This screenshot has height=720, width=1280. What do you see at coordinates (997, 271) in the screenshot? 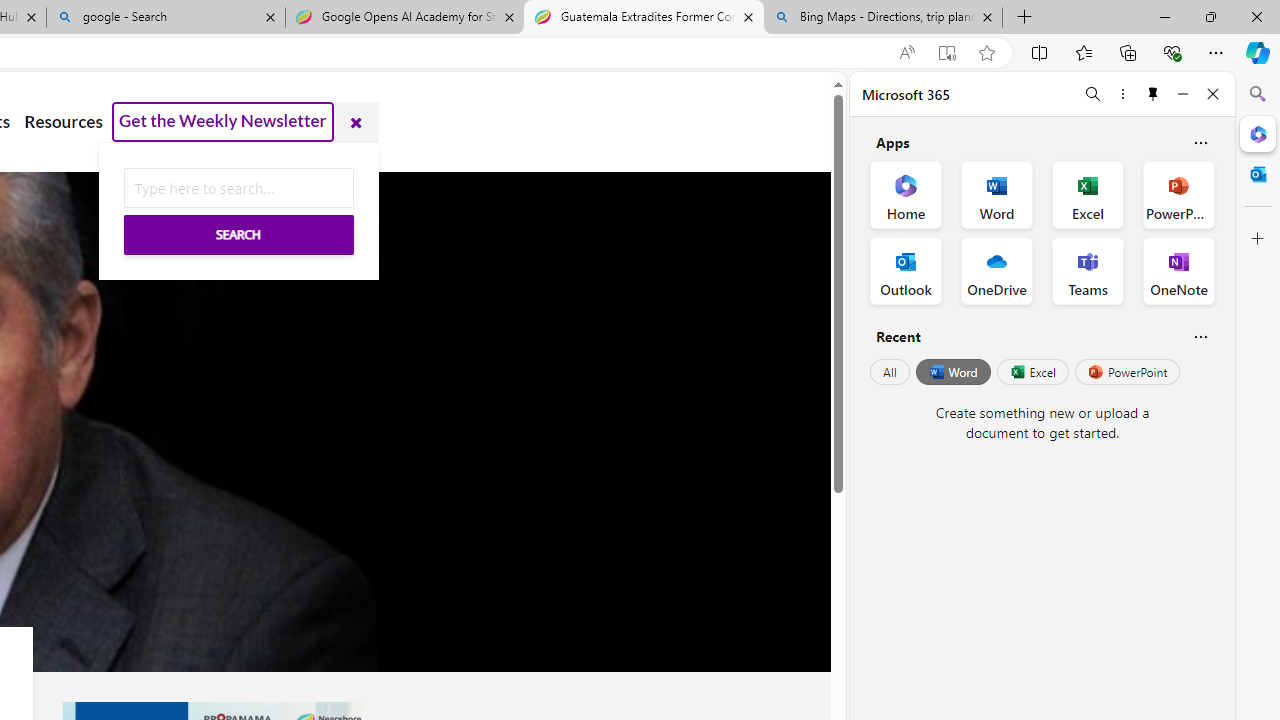
I see `'OneDrive Office App'` at bounding box center [997, 271].